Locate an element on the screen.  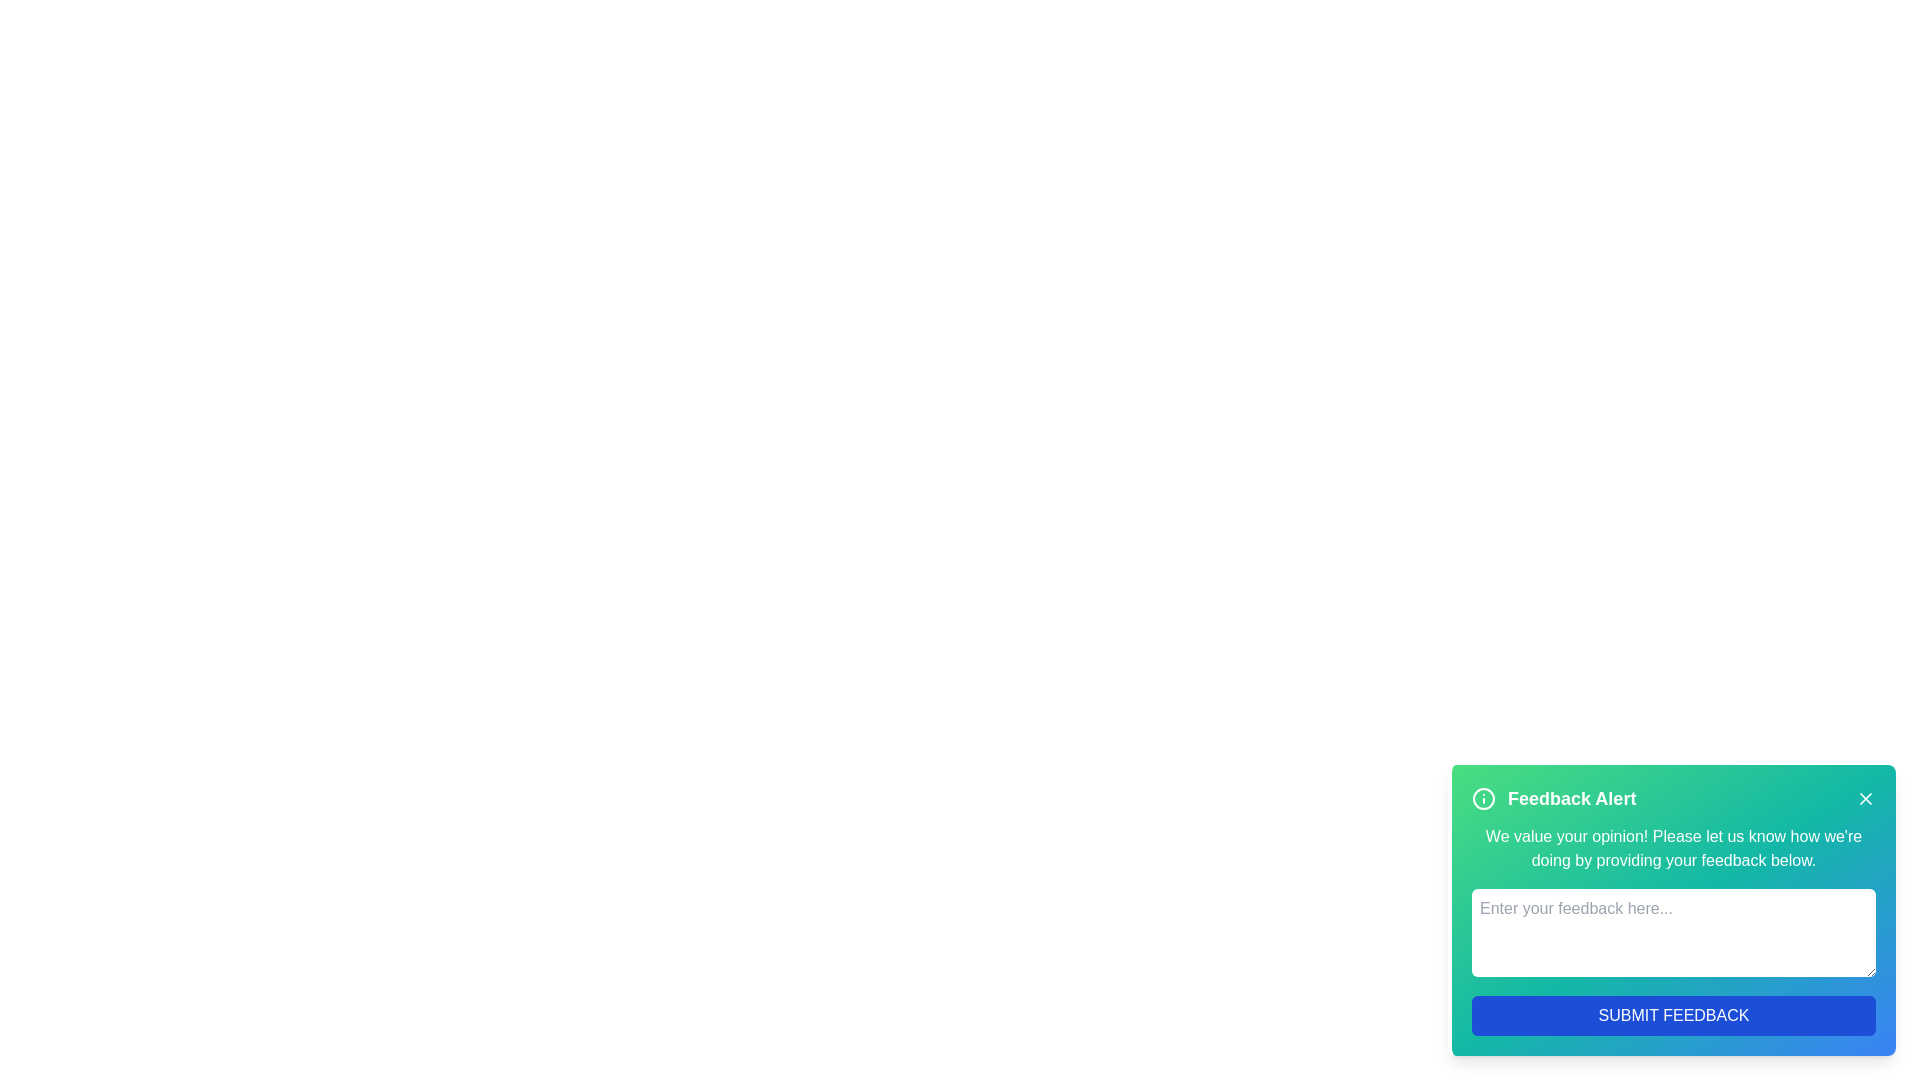
the submit feedback button is located at coordinates (1674, 1015).